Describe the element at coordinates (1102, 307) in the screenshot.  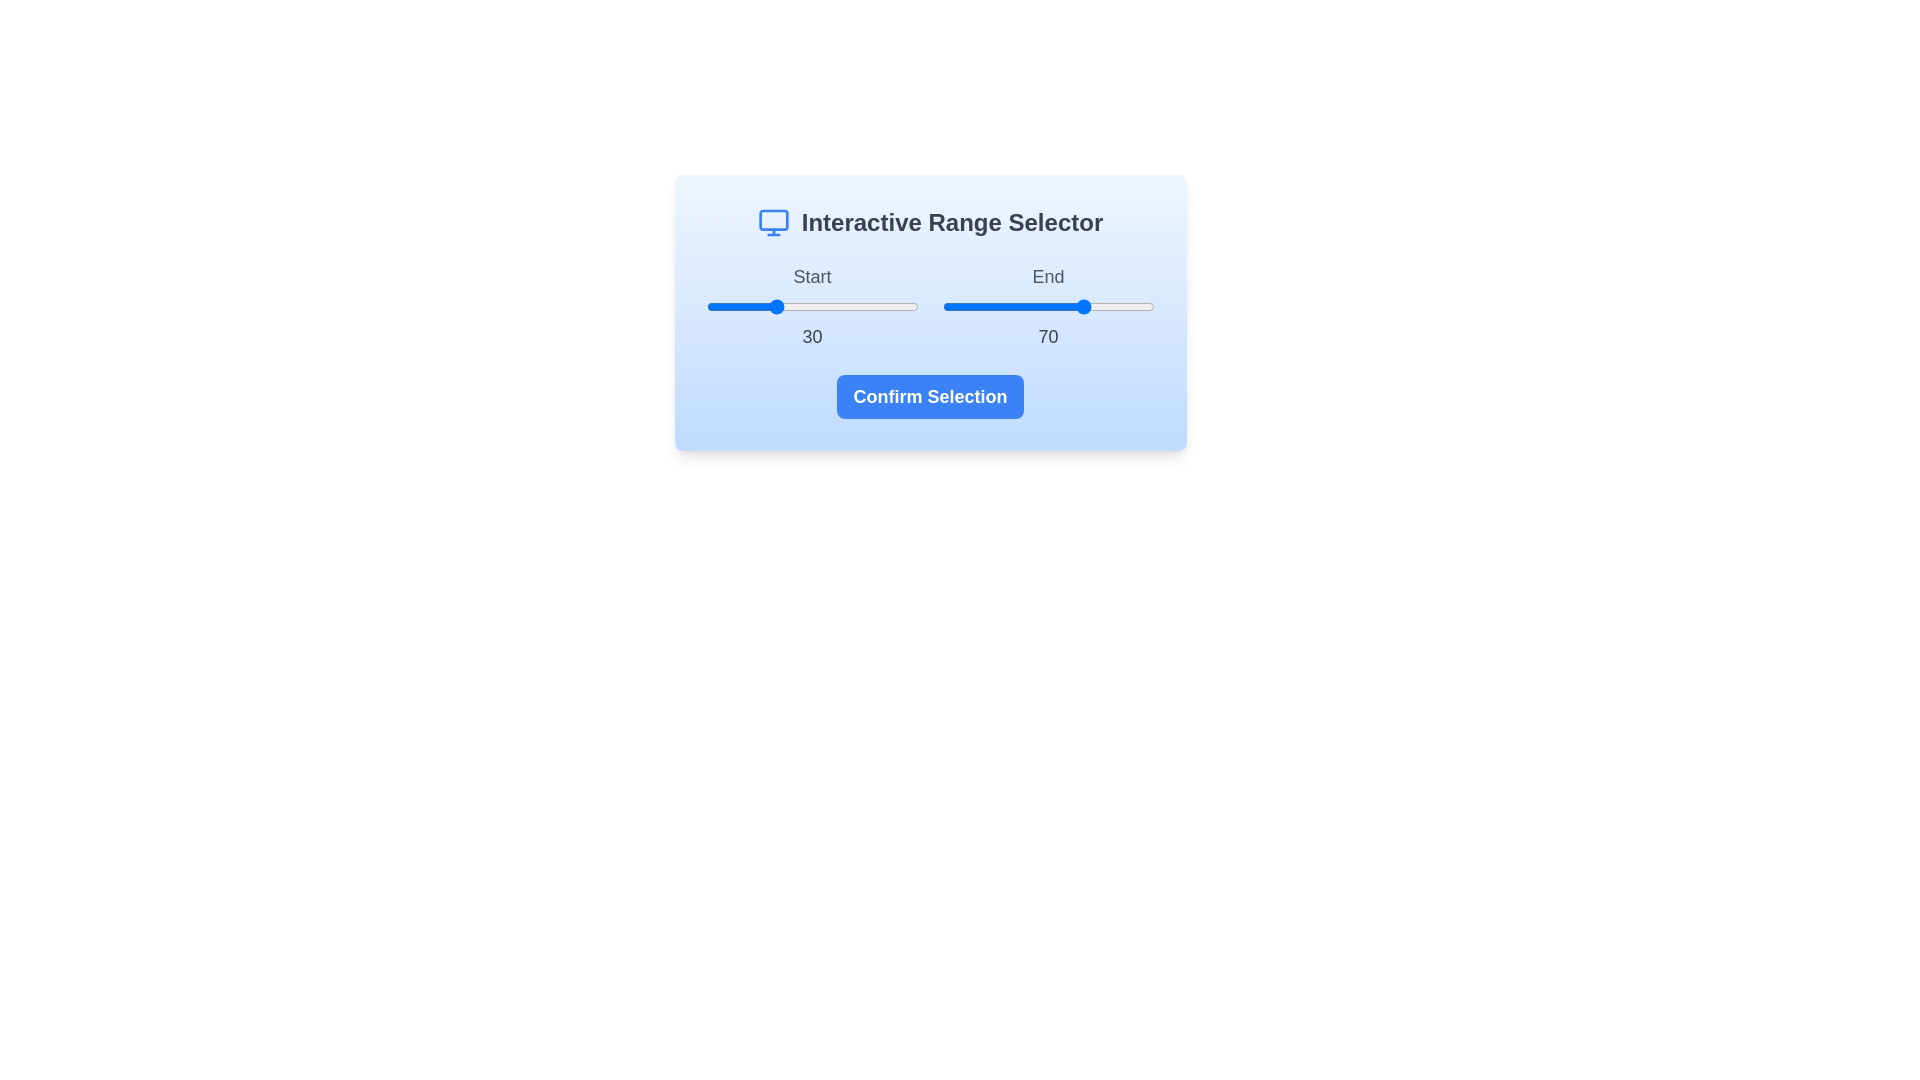
I see `the end range value to 76 by interacting with the slider` at that location.